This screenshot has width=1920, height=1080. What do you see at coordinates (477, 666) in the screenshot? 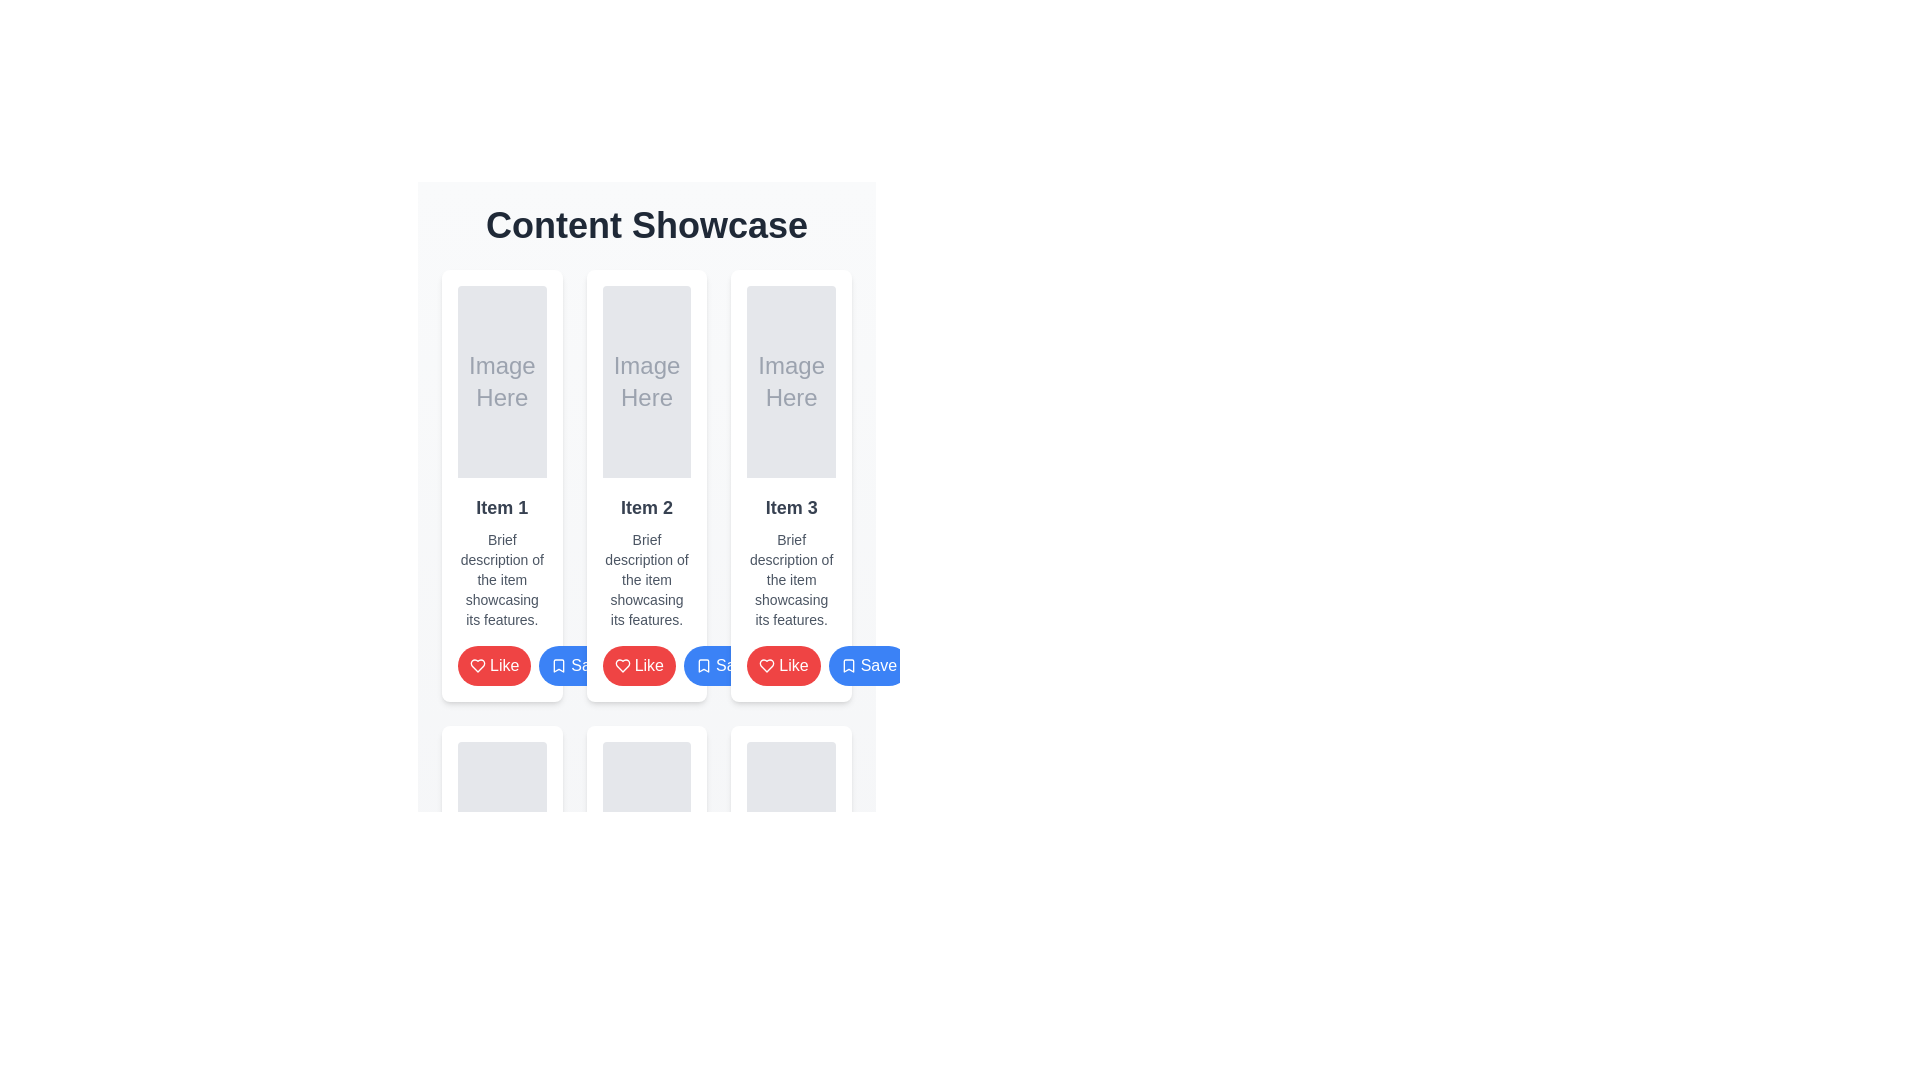
I see `the heart icon to like or unlike the 'Item 2' card, which is visually represented by a vector graphic icon located below the card in the middle column of the interface` at bounding box center [477, 666].